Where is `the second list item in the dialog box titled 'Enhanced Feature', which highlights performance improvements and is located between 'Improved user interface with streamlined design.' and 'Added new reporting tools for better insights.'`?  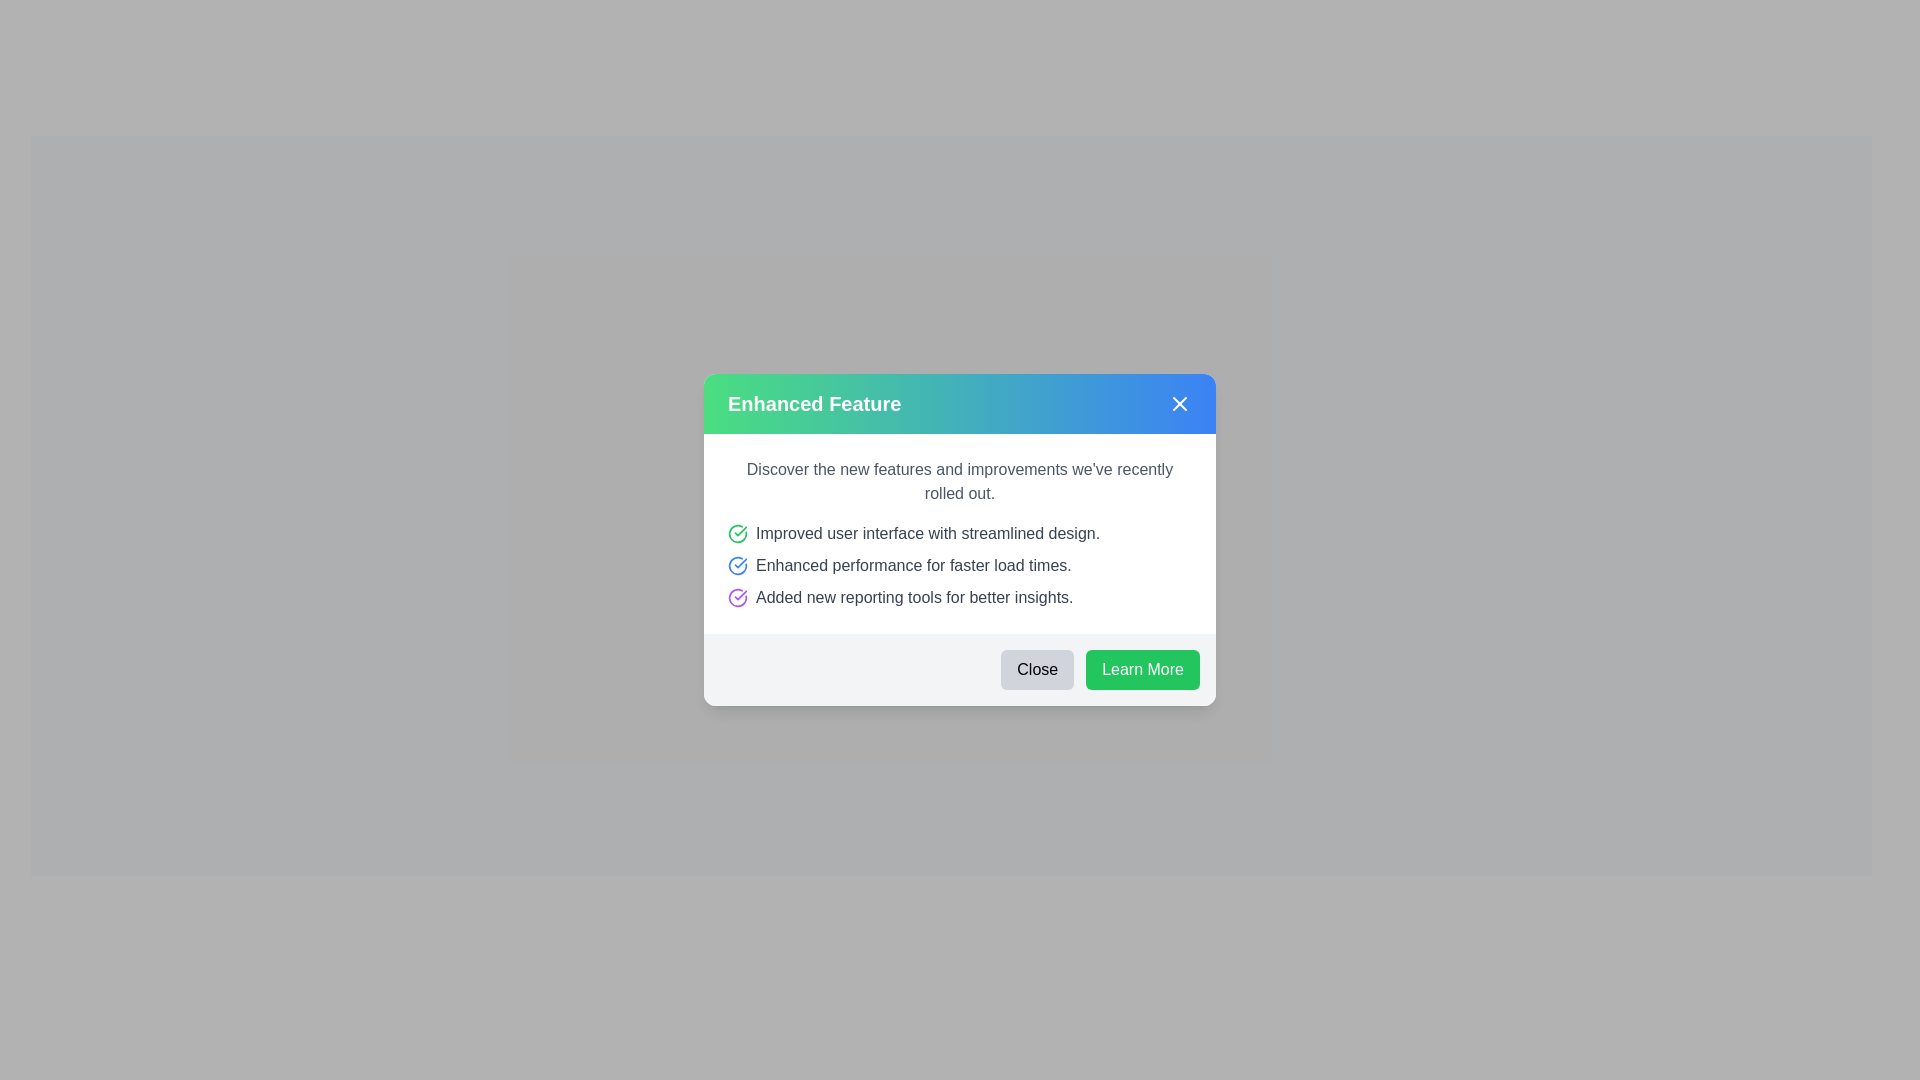
the second list item in the dialog box titled 'Enhanced Feature', which highlights performance improvements and is located between 'Improved user interface with streamlined design.' and 'Added new reporting tools for better insights.' is located at coordinates (960, 566).